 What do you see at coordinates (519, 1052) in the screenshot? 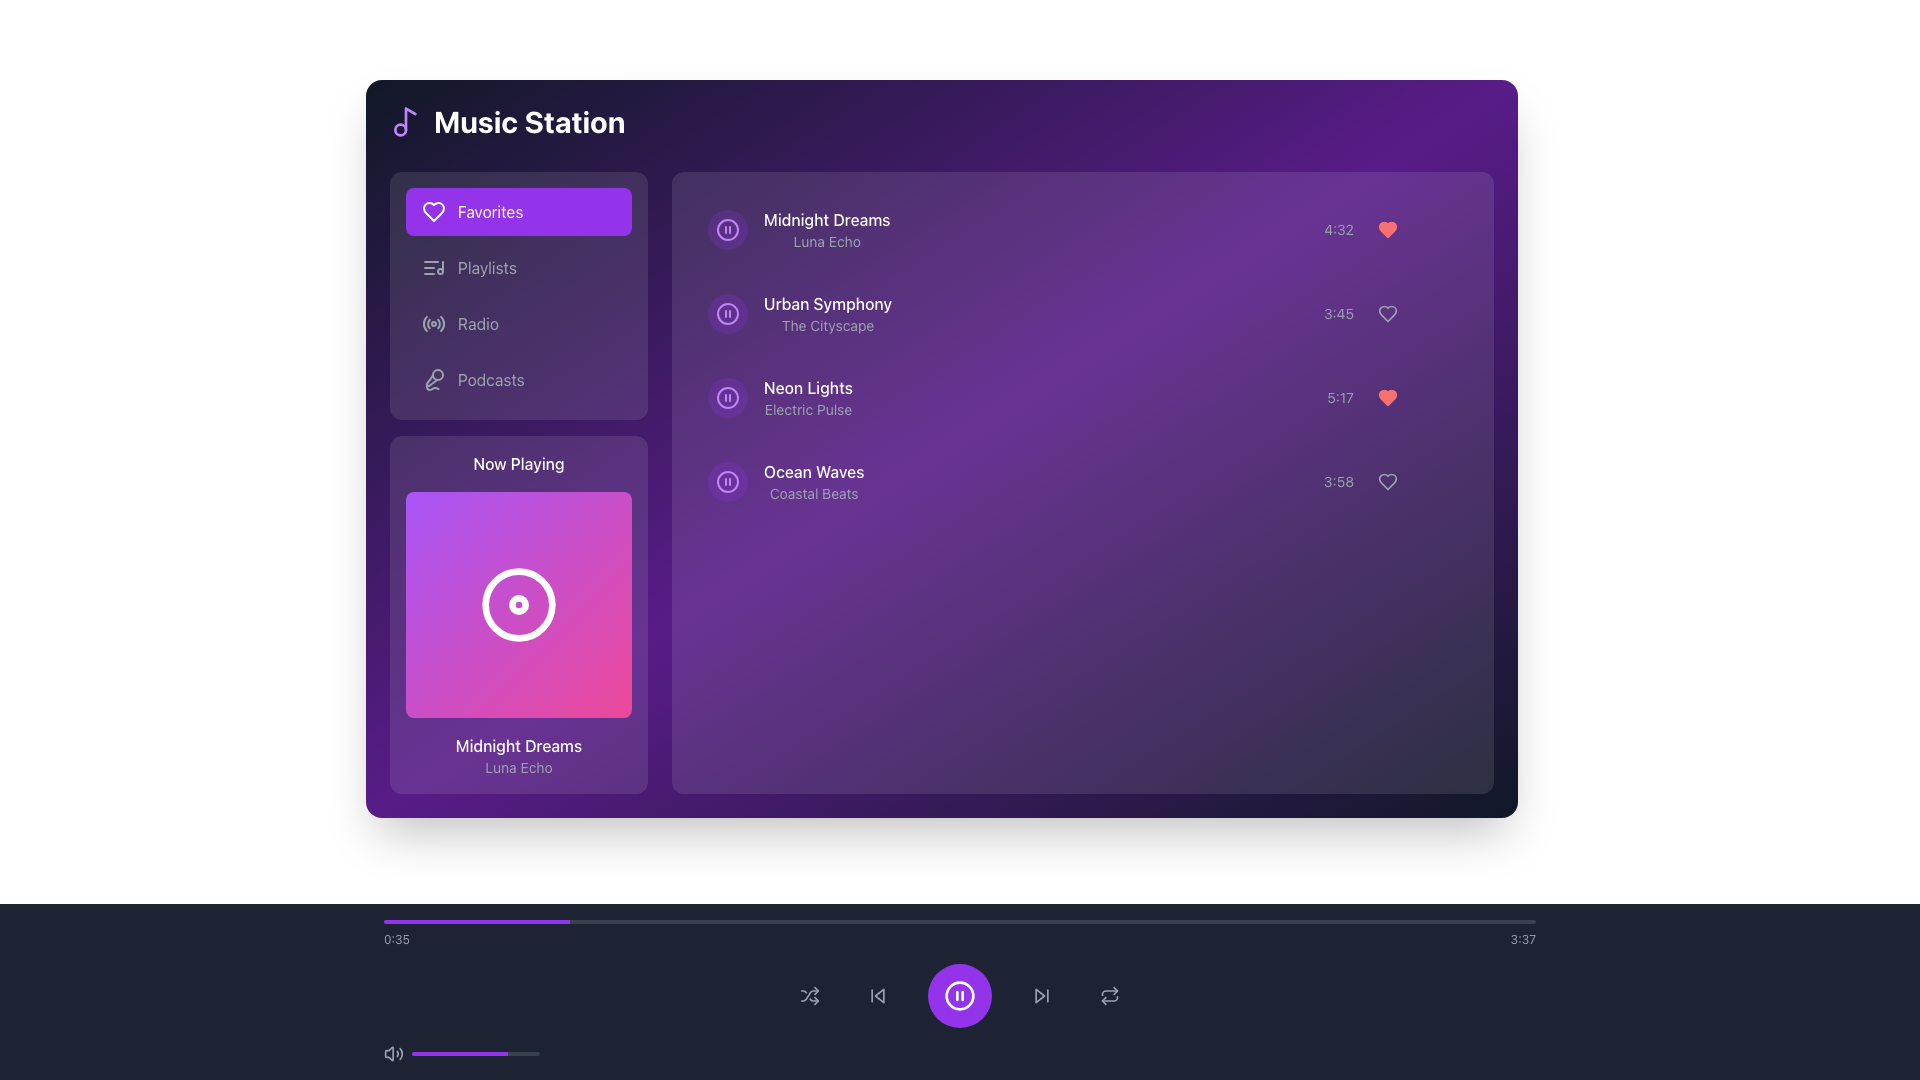
I see `the progress` at bounding box center [519, 1052].